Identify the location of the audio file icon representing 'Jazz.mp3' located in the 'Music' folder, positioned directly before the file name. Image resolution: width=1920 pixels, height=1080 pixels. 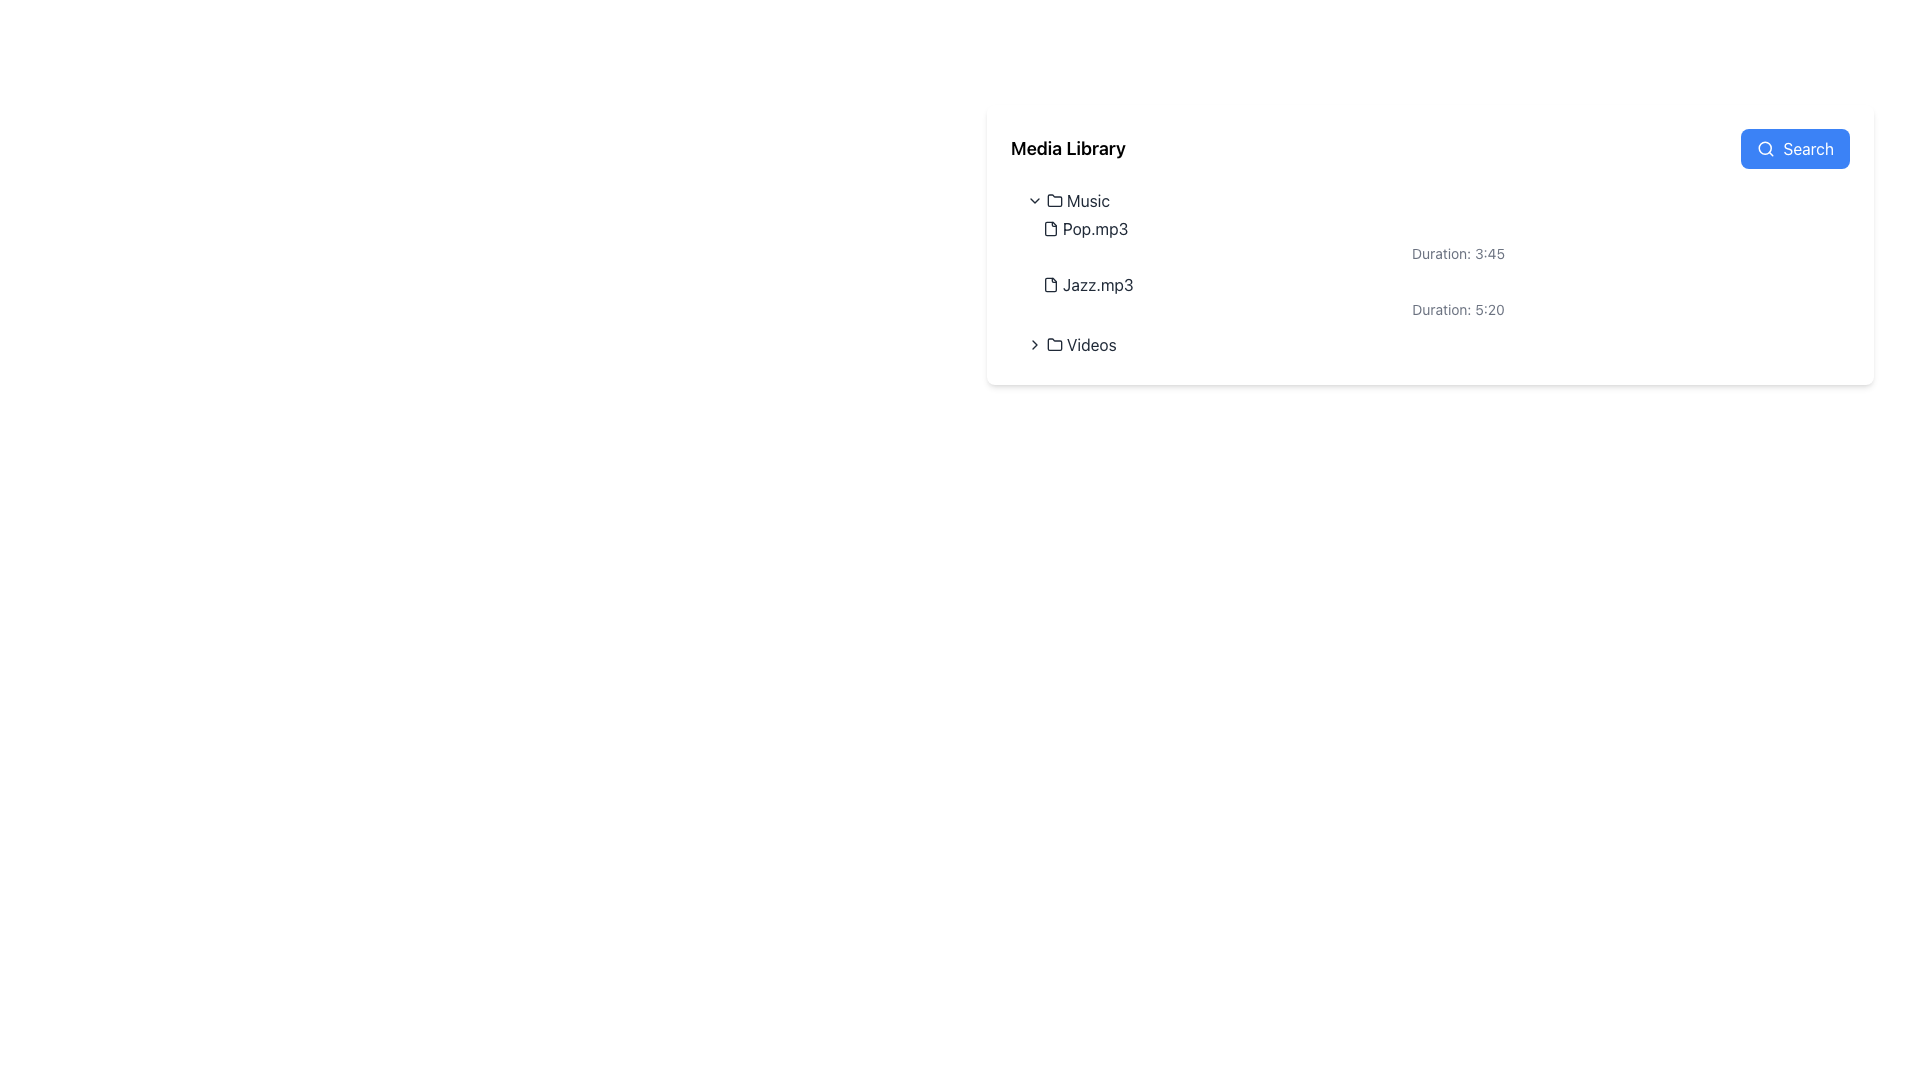
(1050, 285).